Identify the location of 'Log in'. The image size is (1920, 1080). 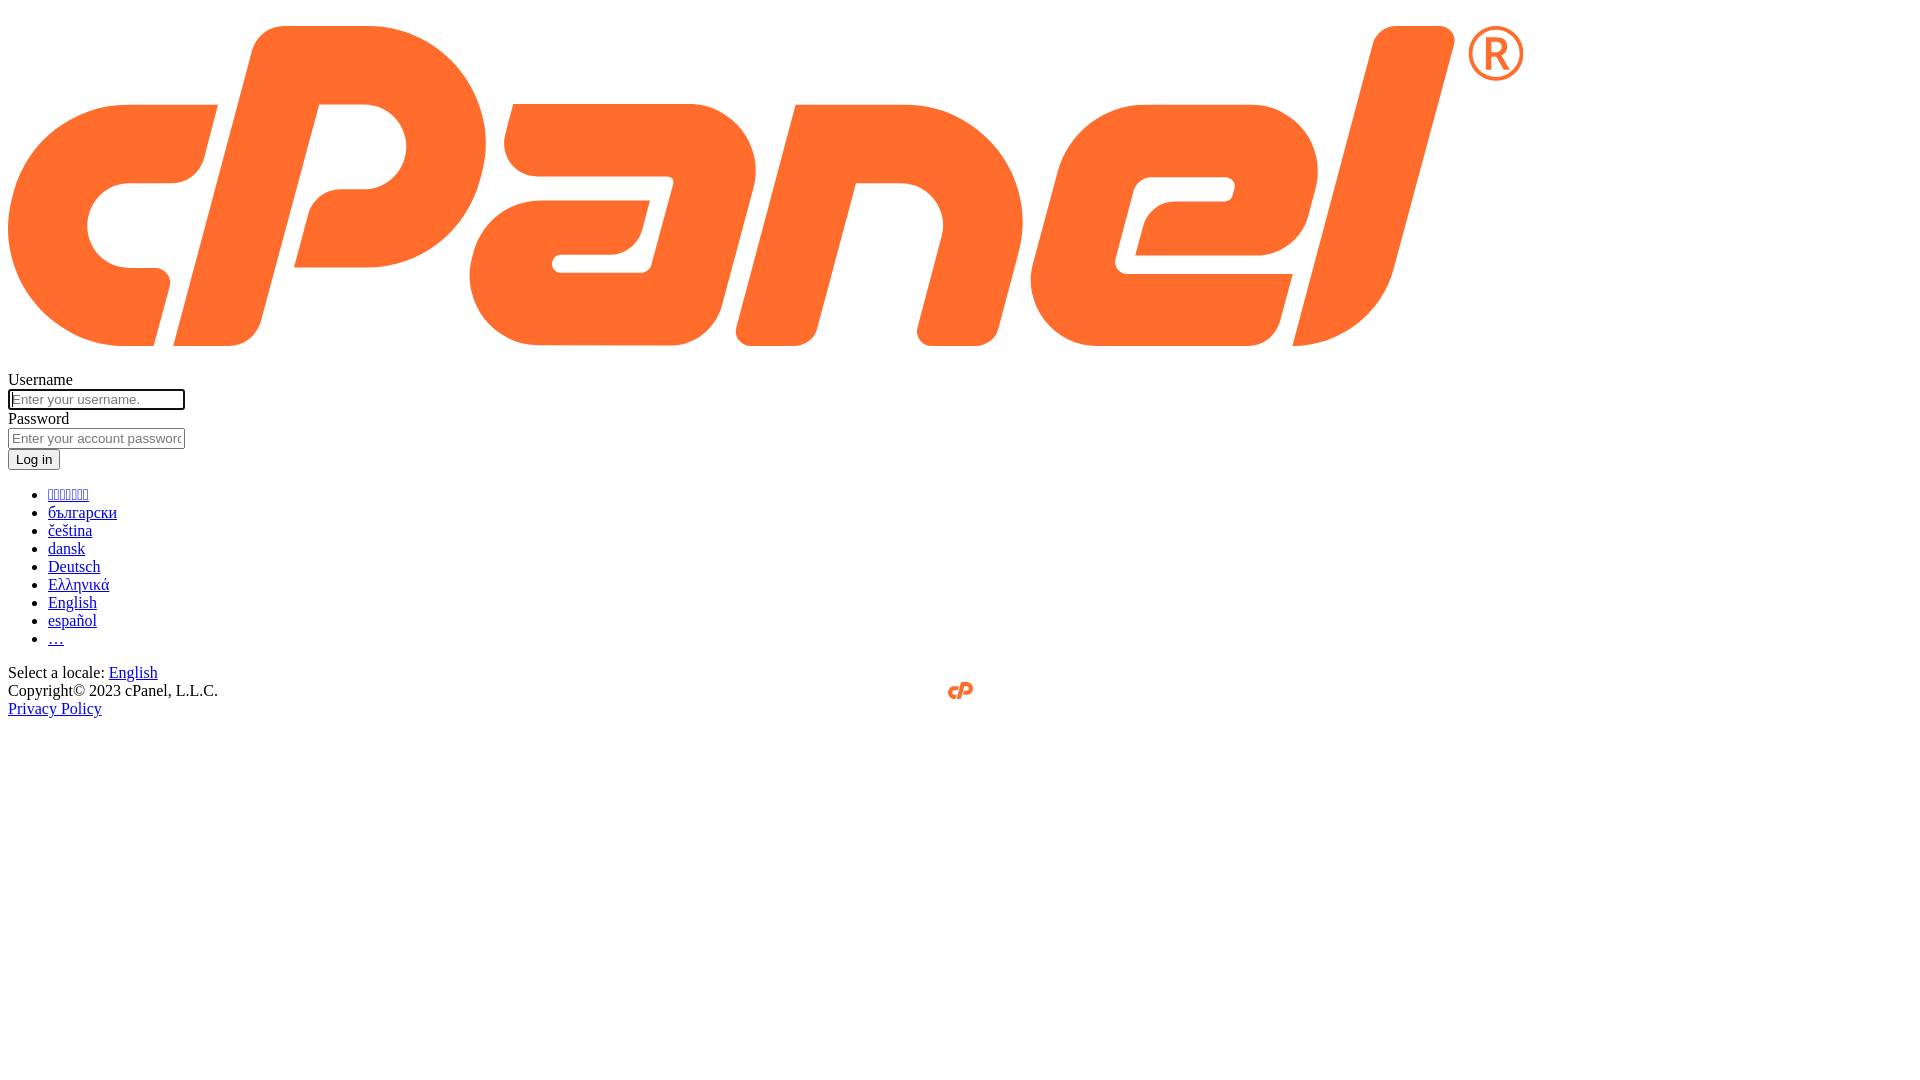
(33, 459).